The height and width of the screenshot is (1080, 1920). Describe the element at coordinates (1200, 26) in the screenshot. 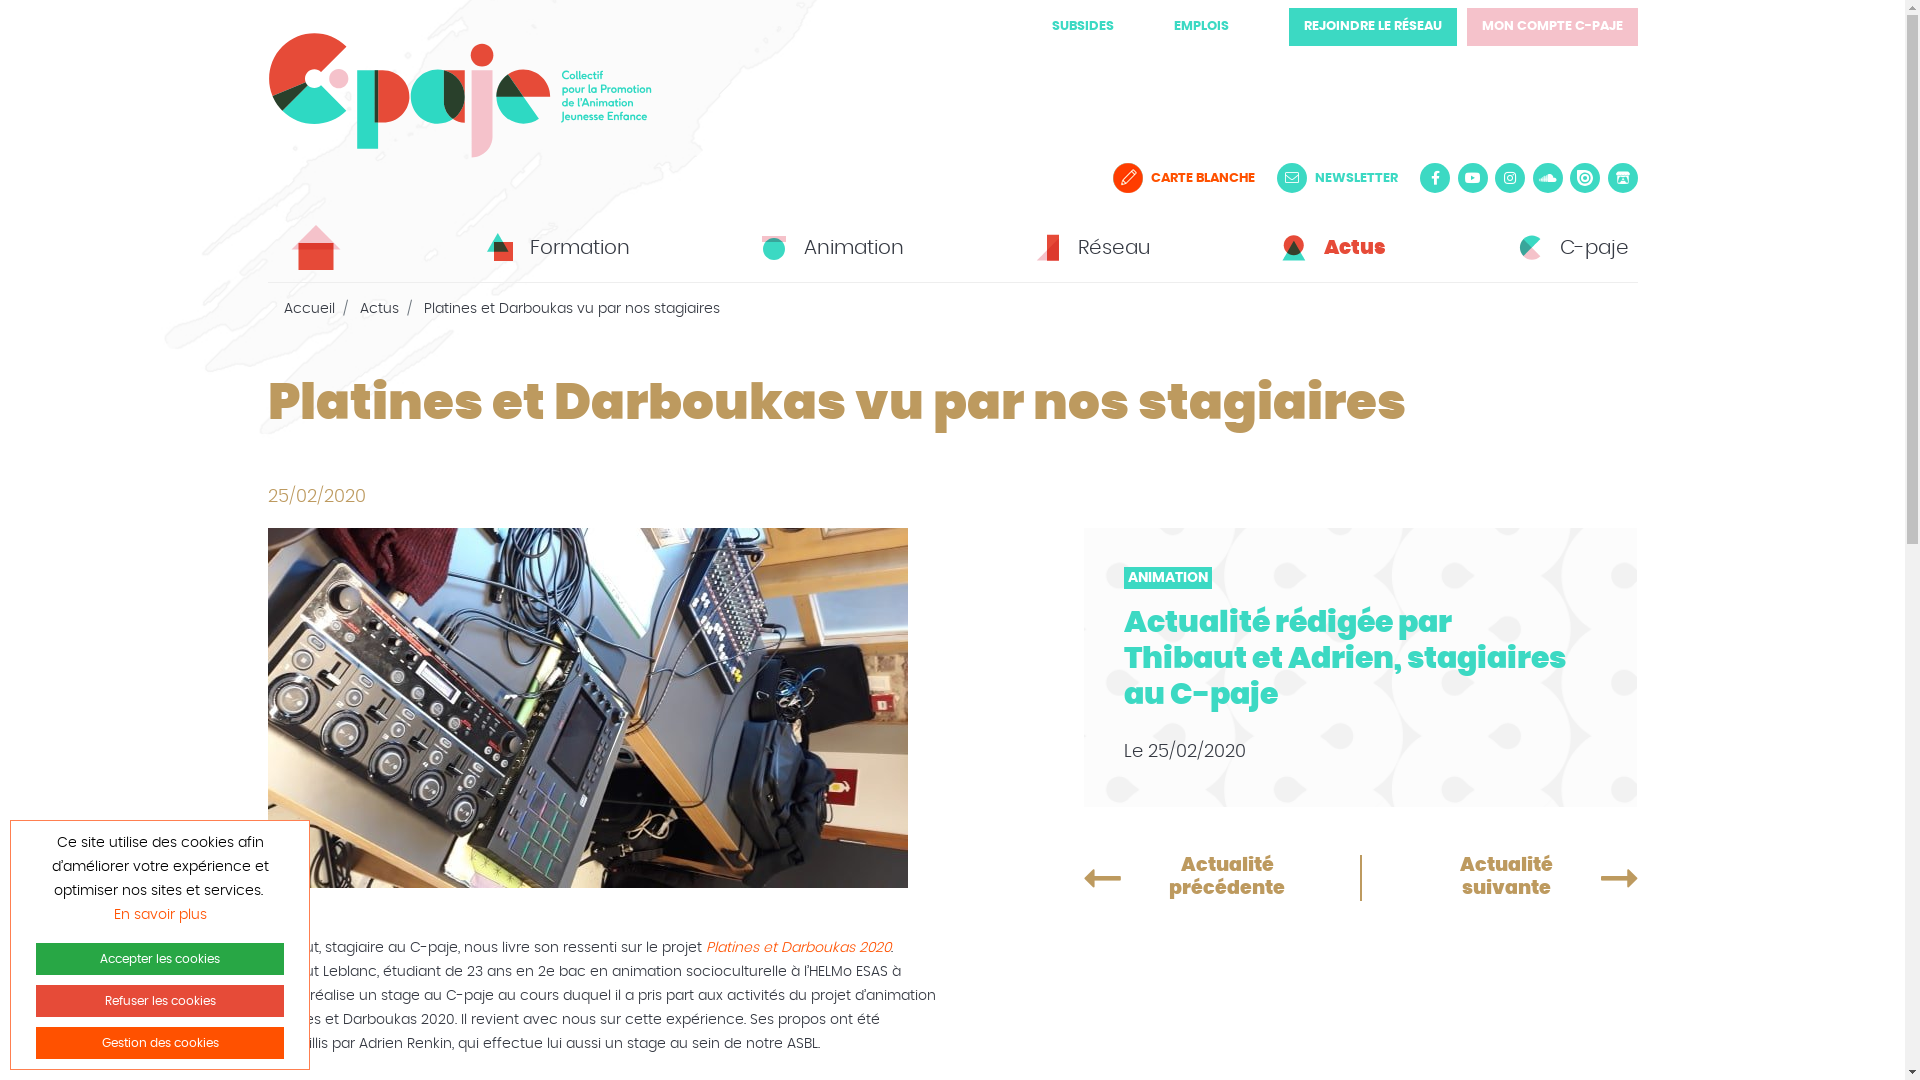

I see `'EMPLOIS'` at that location.